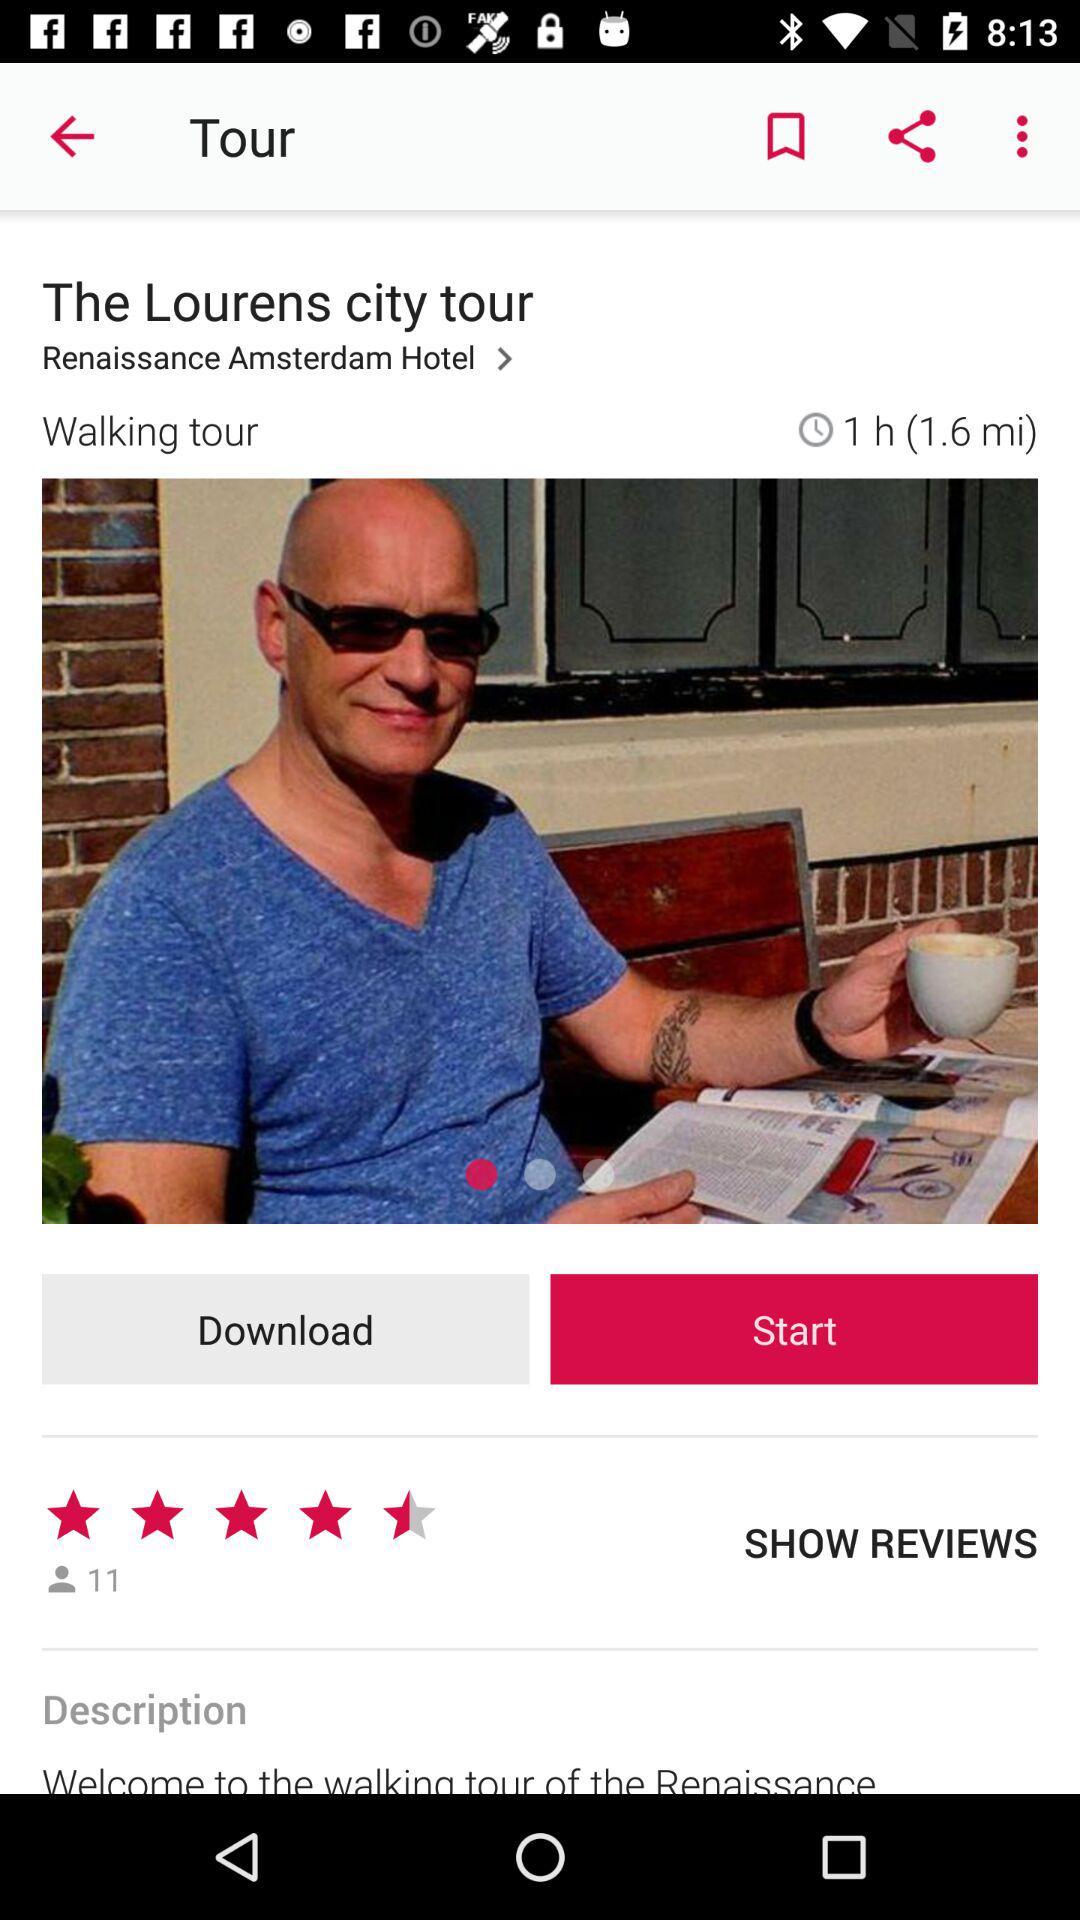 The height and width of the screenshot is (1920, 1080). What do you see at coordinates (60, 1578) in the screenshot?
I see `at the icon left side of number 11` at bounding box center [60, 1578].